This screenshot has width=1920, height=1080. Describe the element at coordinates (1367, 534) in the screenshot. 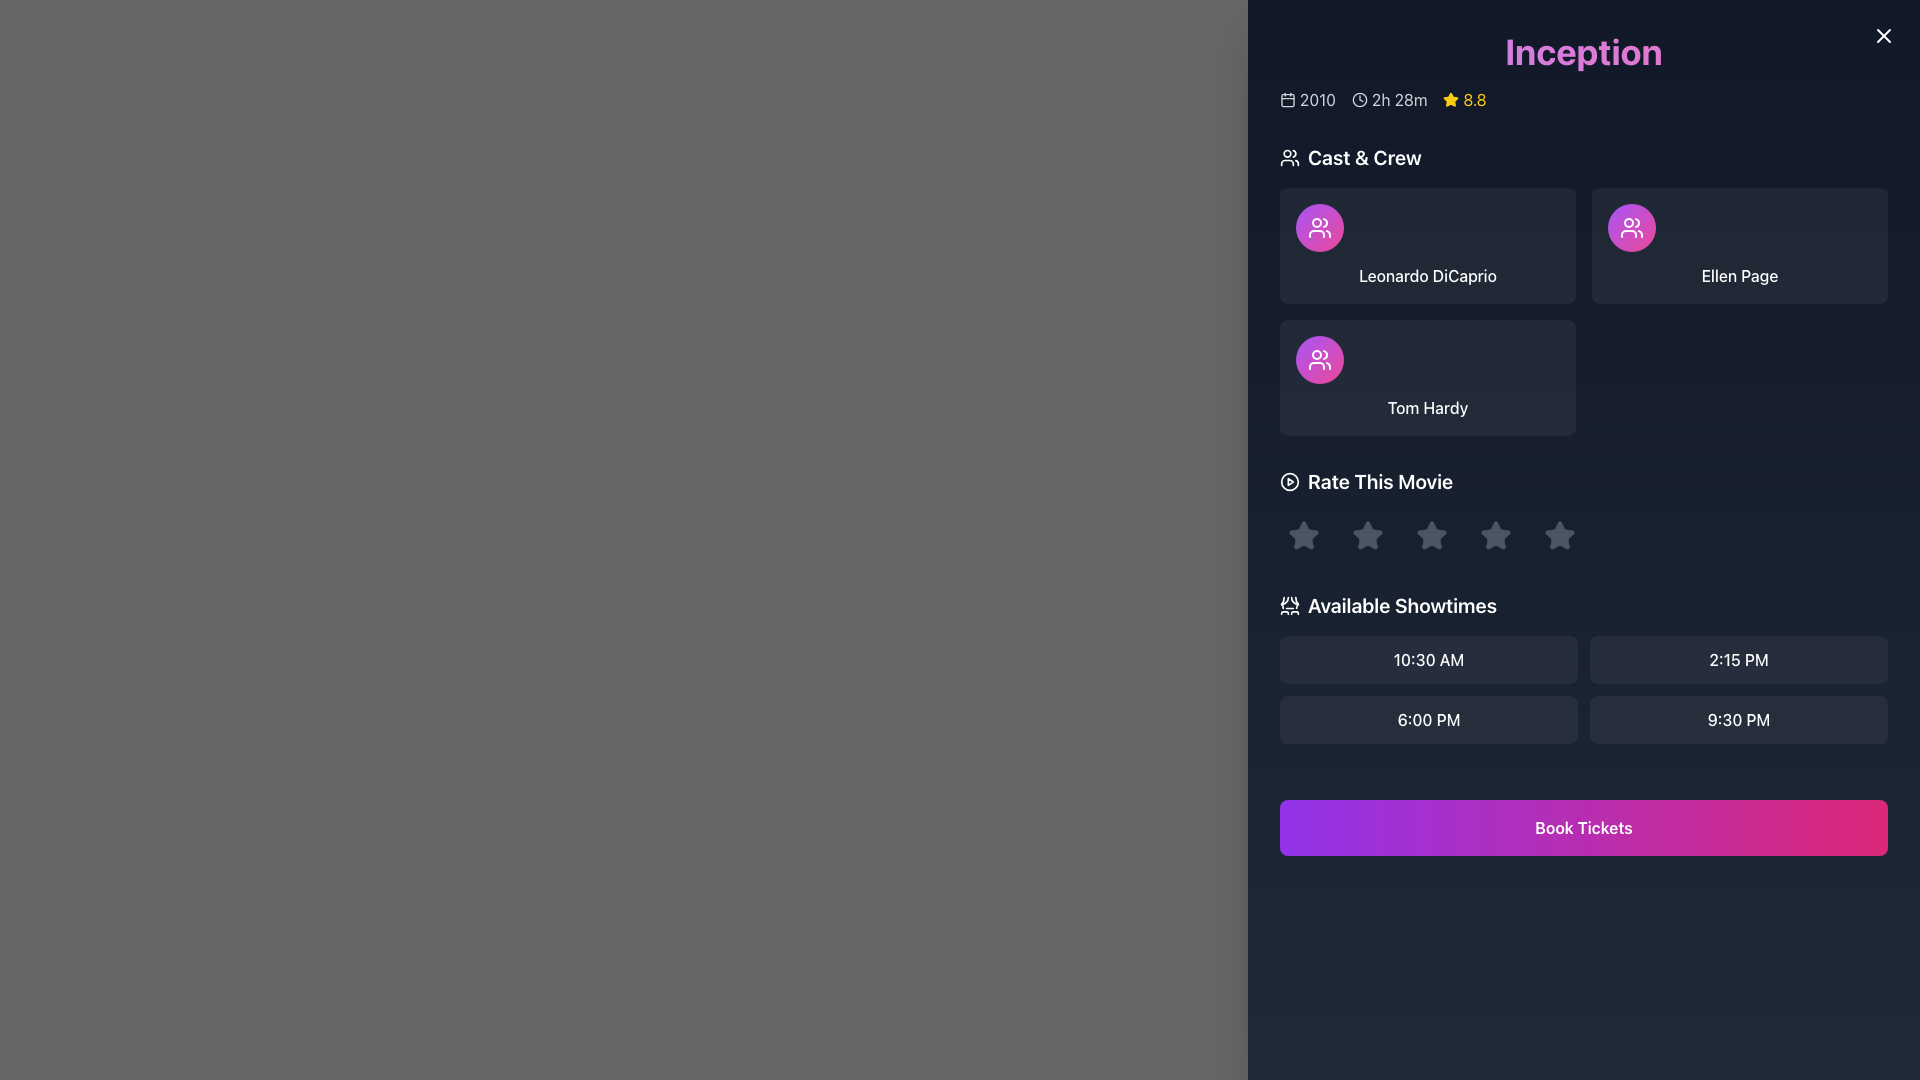

I see `the filled star-shaped icon in the 'Rate This Movie' section` at that location.